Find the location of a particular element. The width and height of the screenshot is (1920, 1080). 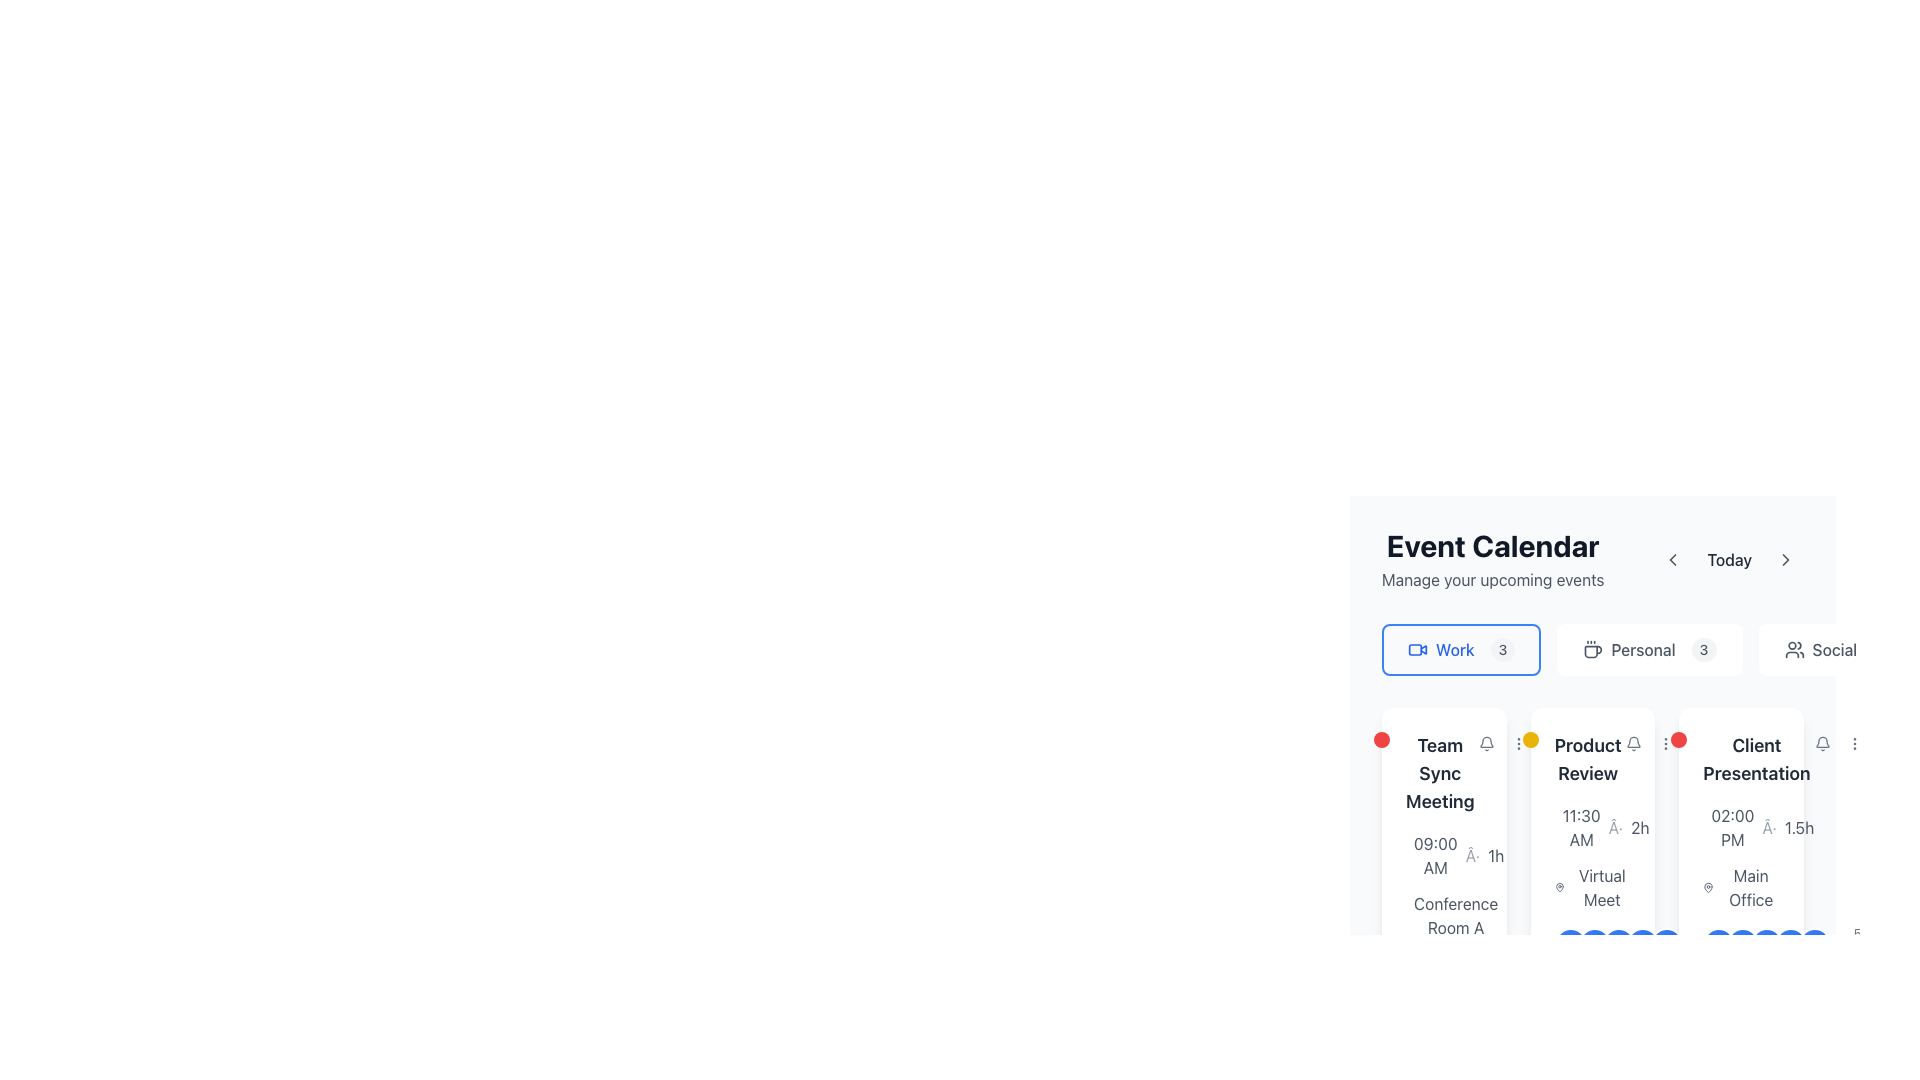

the bell icon in the horizontal group of two clickable icons located at the top-right corner of the 'Product Review' card is located at coordinates (1649, 744).